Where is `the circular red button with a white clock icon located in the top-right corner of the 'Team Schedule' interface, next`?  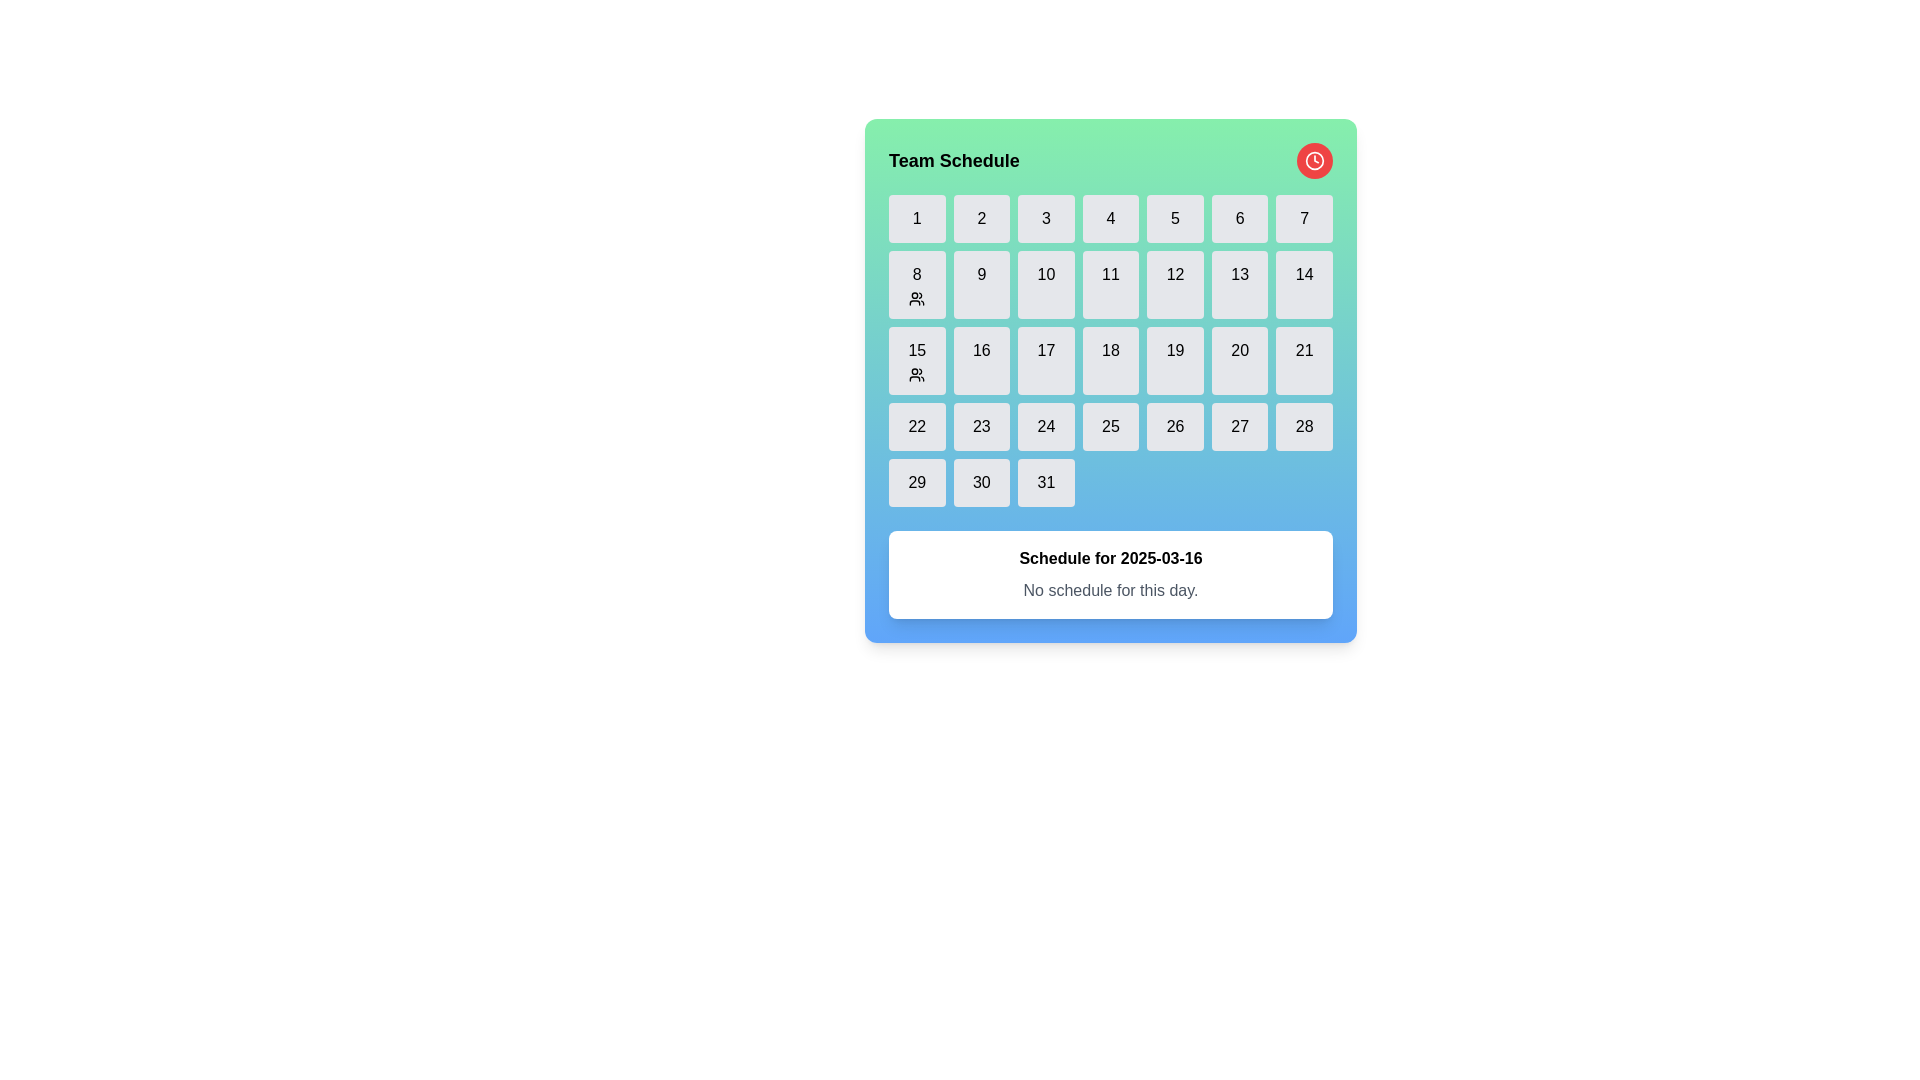 the circular red button with a white clock icon located in the top-right corner of the 'Team Schedule' interface, next is located at coordinates (1315, 160).